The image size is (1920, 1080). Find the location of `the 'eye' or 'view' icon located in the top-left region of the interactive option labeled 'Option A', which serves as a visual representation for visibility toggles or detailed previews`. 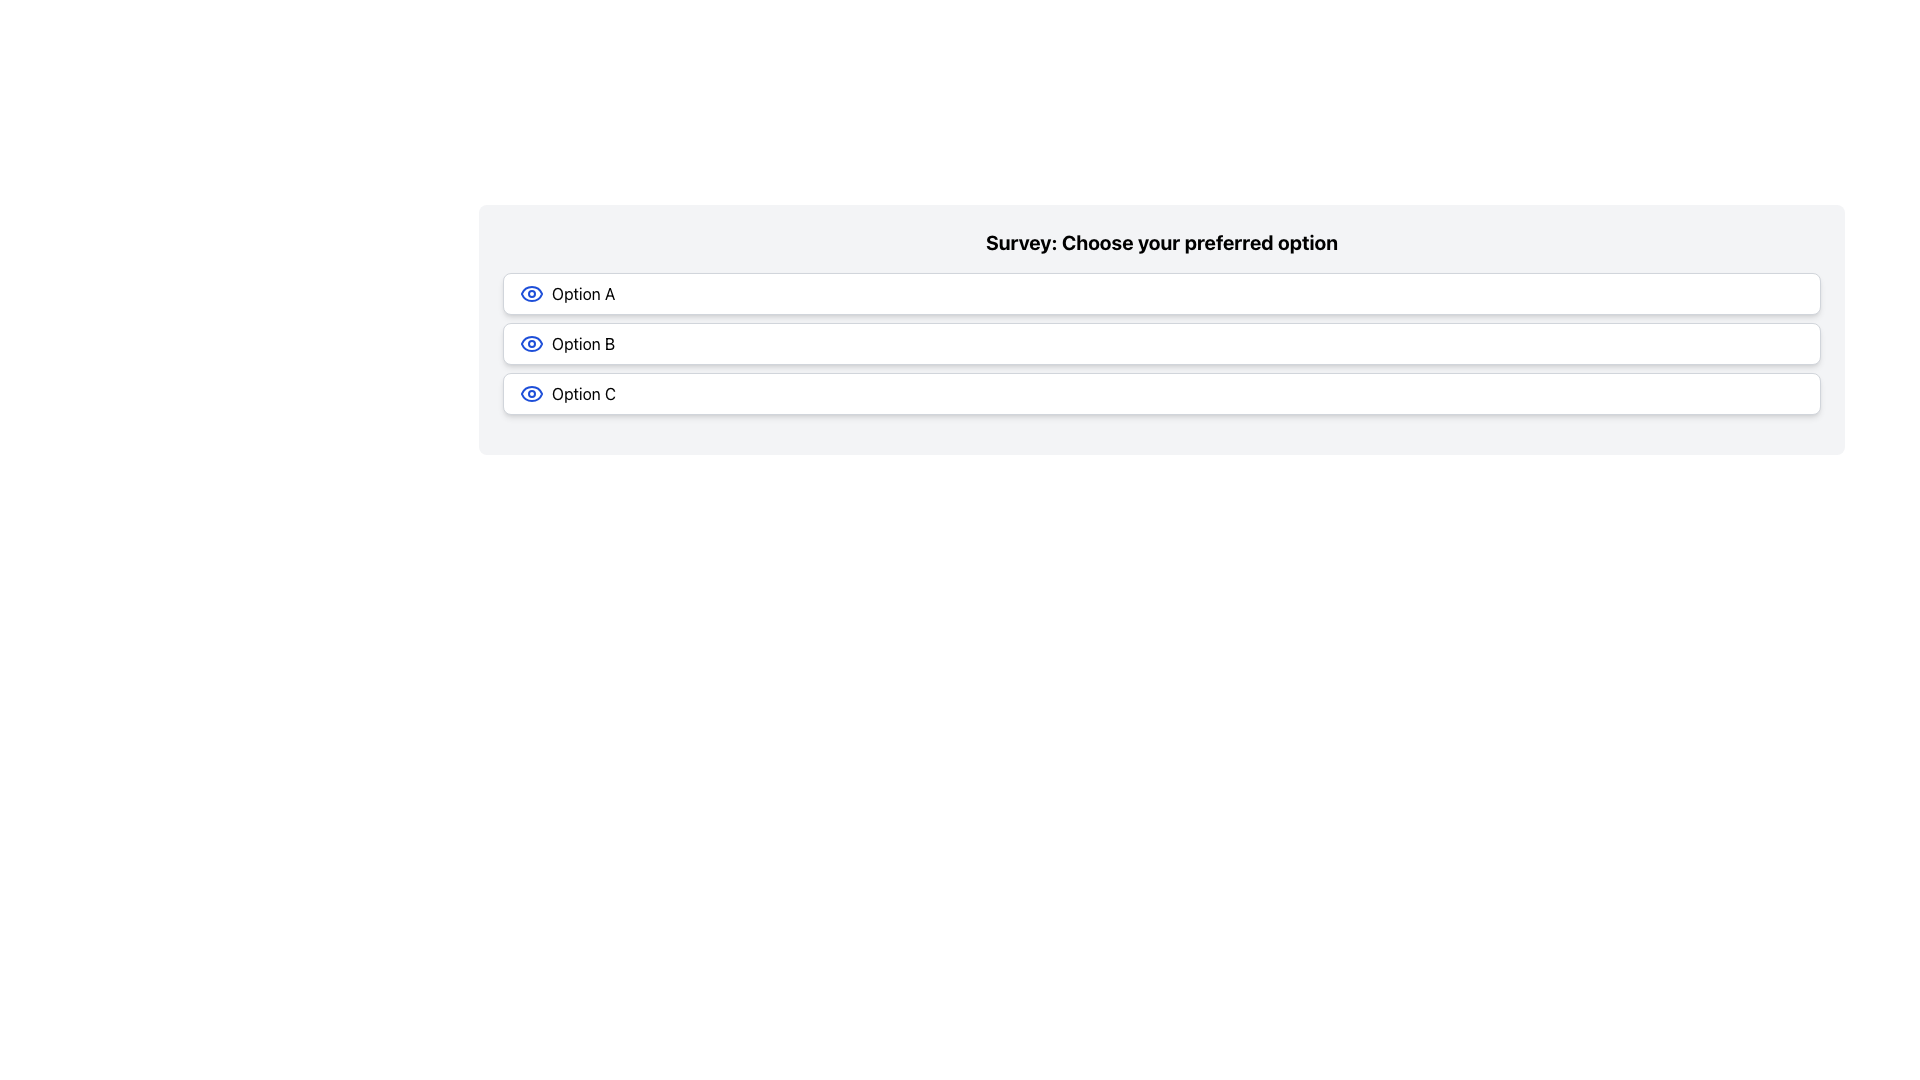

the 'eye' or 'view' icon located in the top-left region of the interactive option labeled 'Option A', which serves as a visual representation for visibility toggles or detailed previews is located at coordinates (532, 293).